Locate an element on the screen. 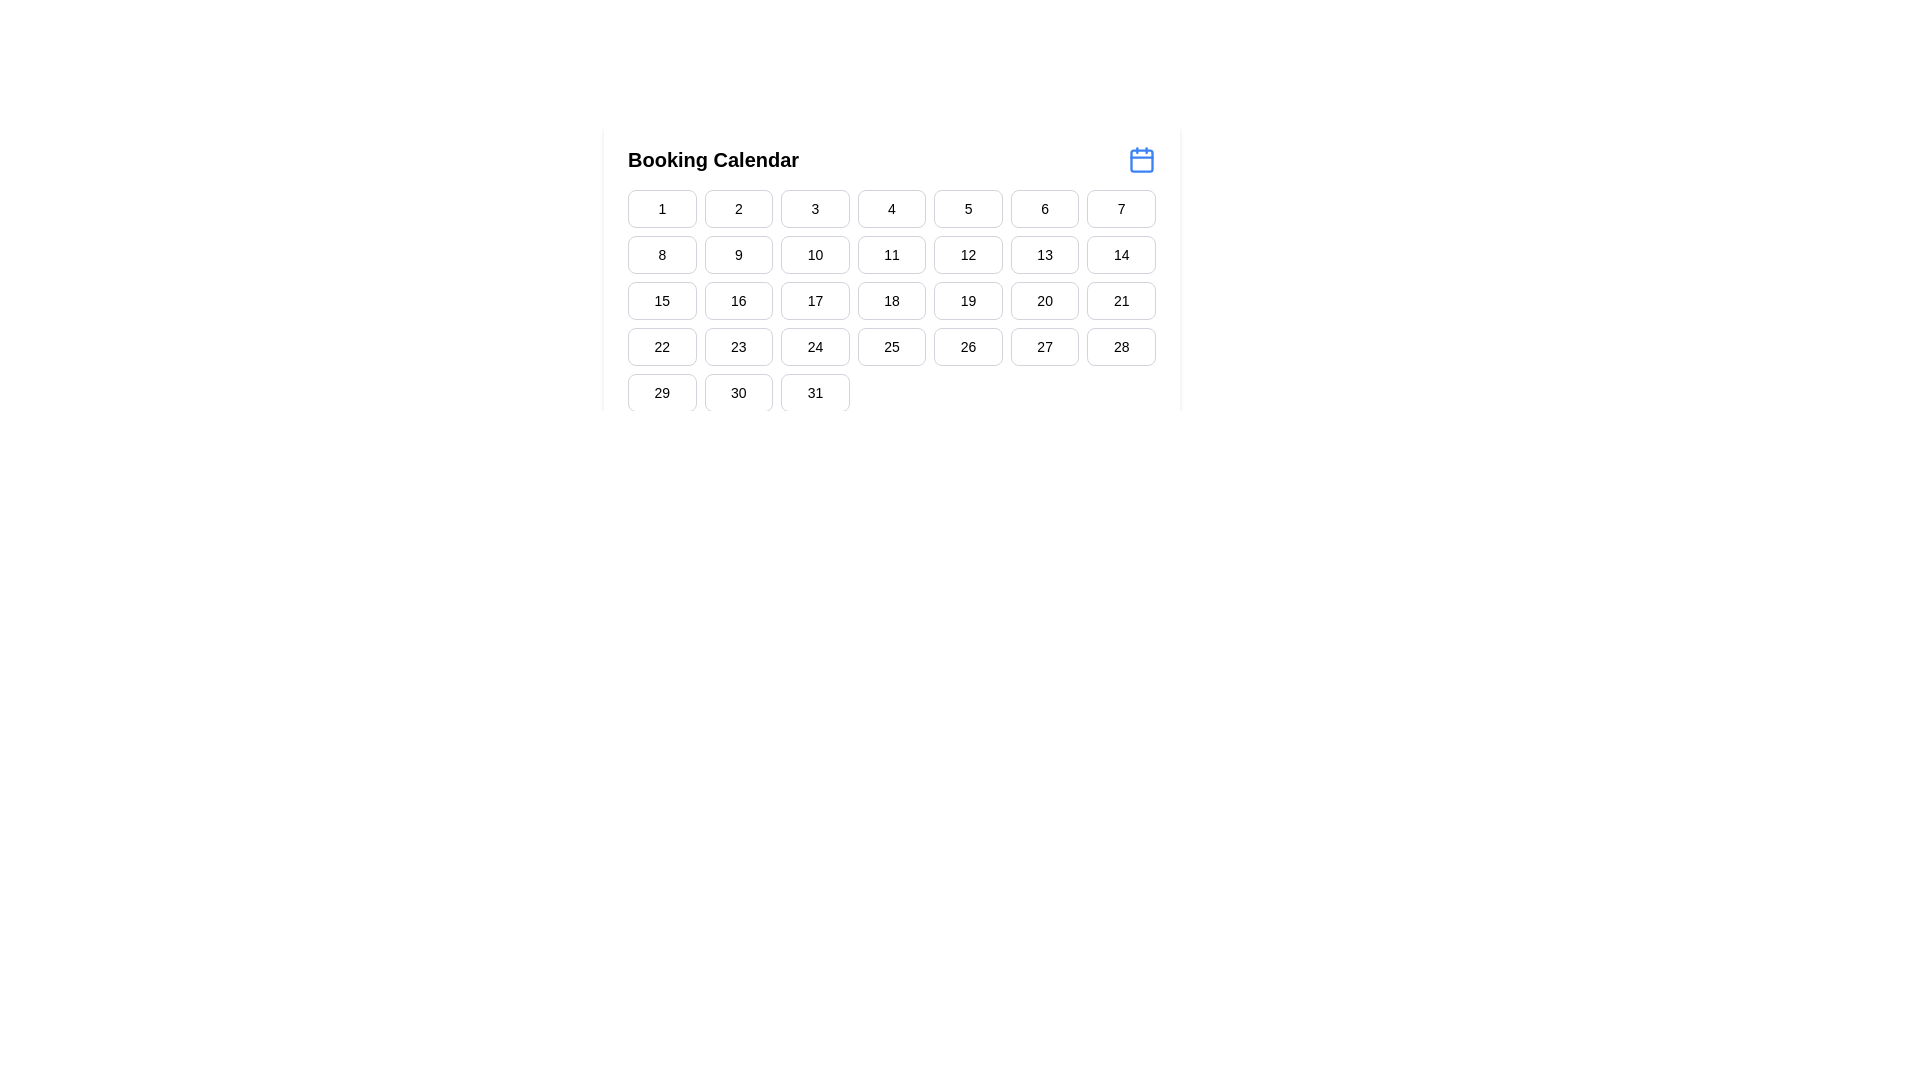 This screenshot has height=1080, width=1920. the button labeled '18' with a white background and black text is located at coordinates (891, 300).